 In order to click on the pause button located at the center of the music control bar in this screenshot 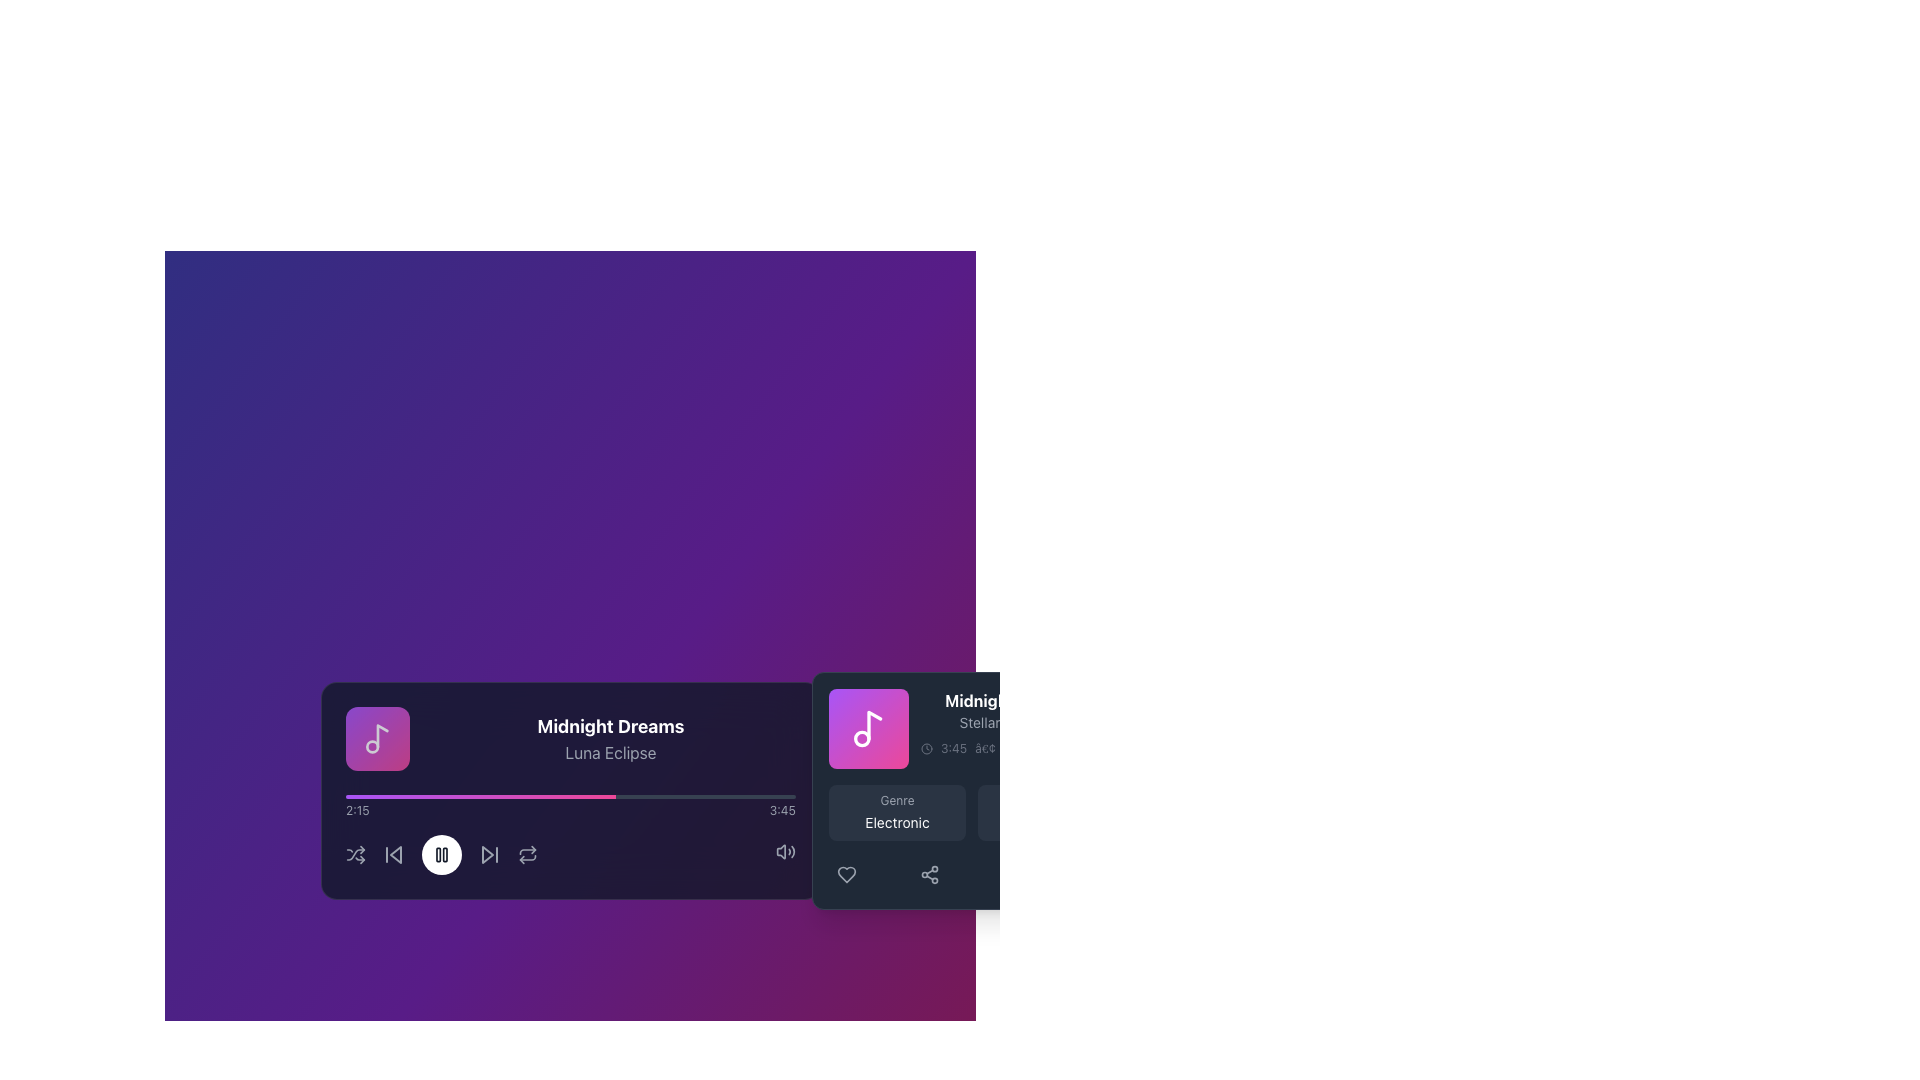, I will do `click(440, 855)`.